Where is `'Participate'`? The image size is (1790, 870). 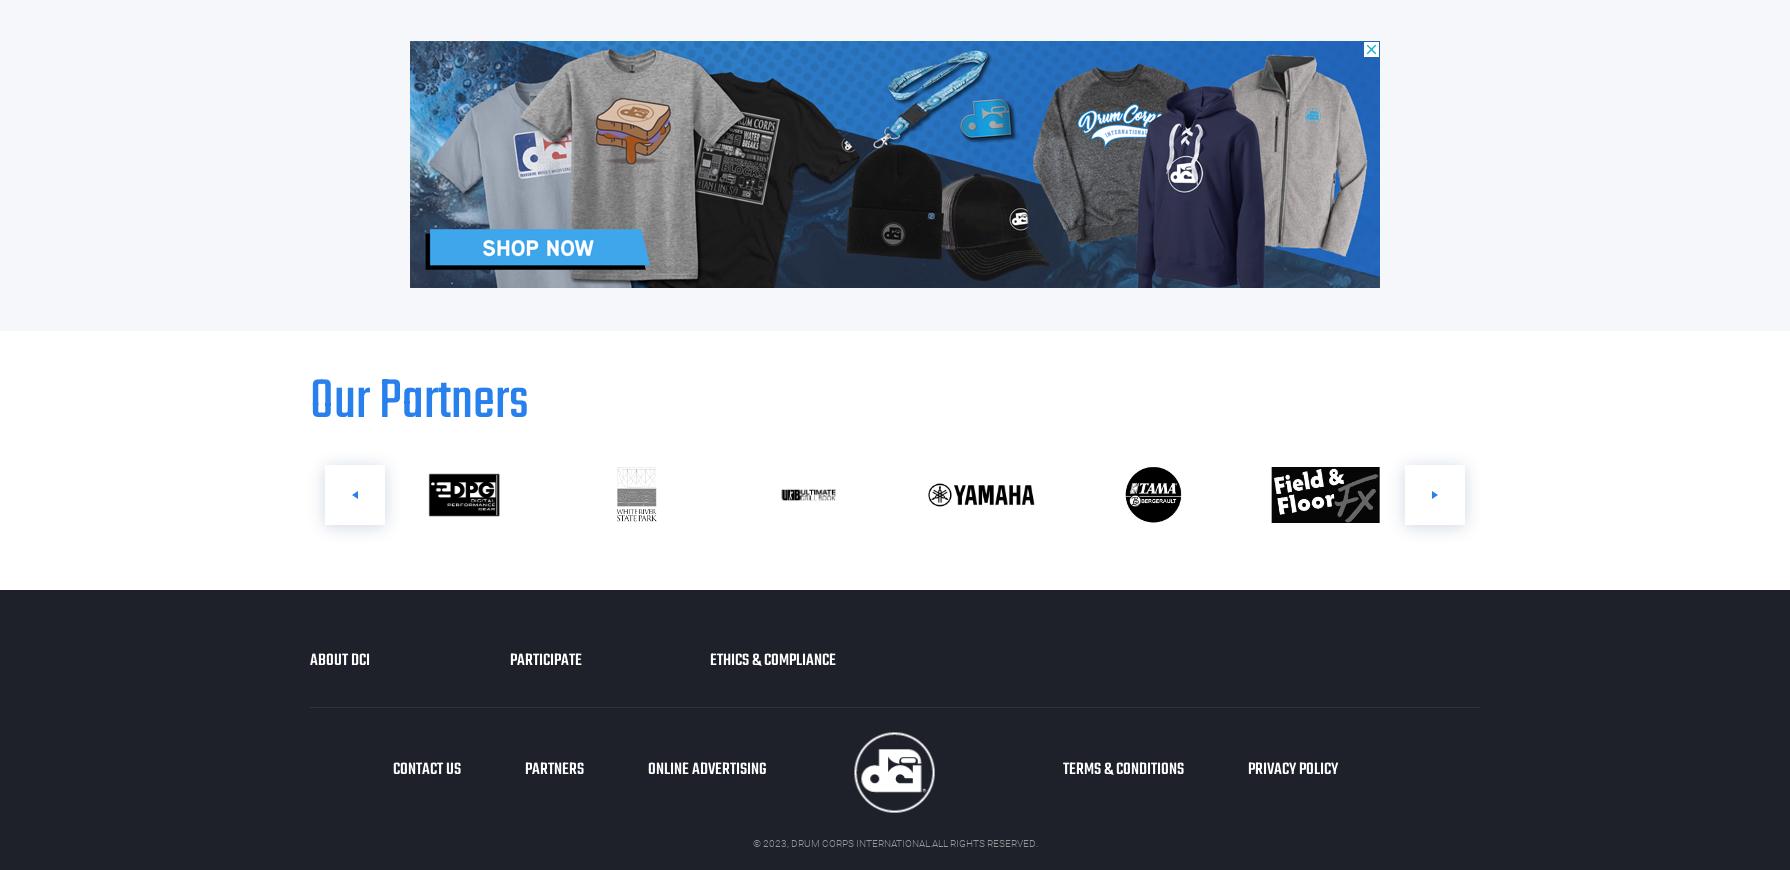
'Participate' is located at coordinates (544, 661).